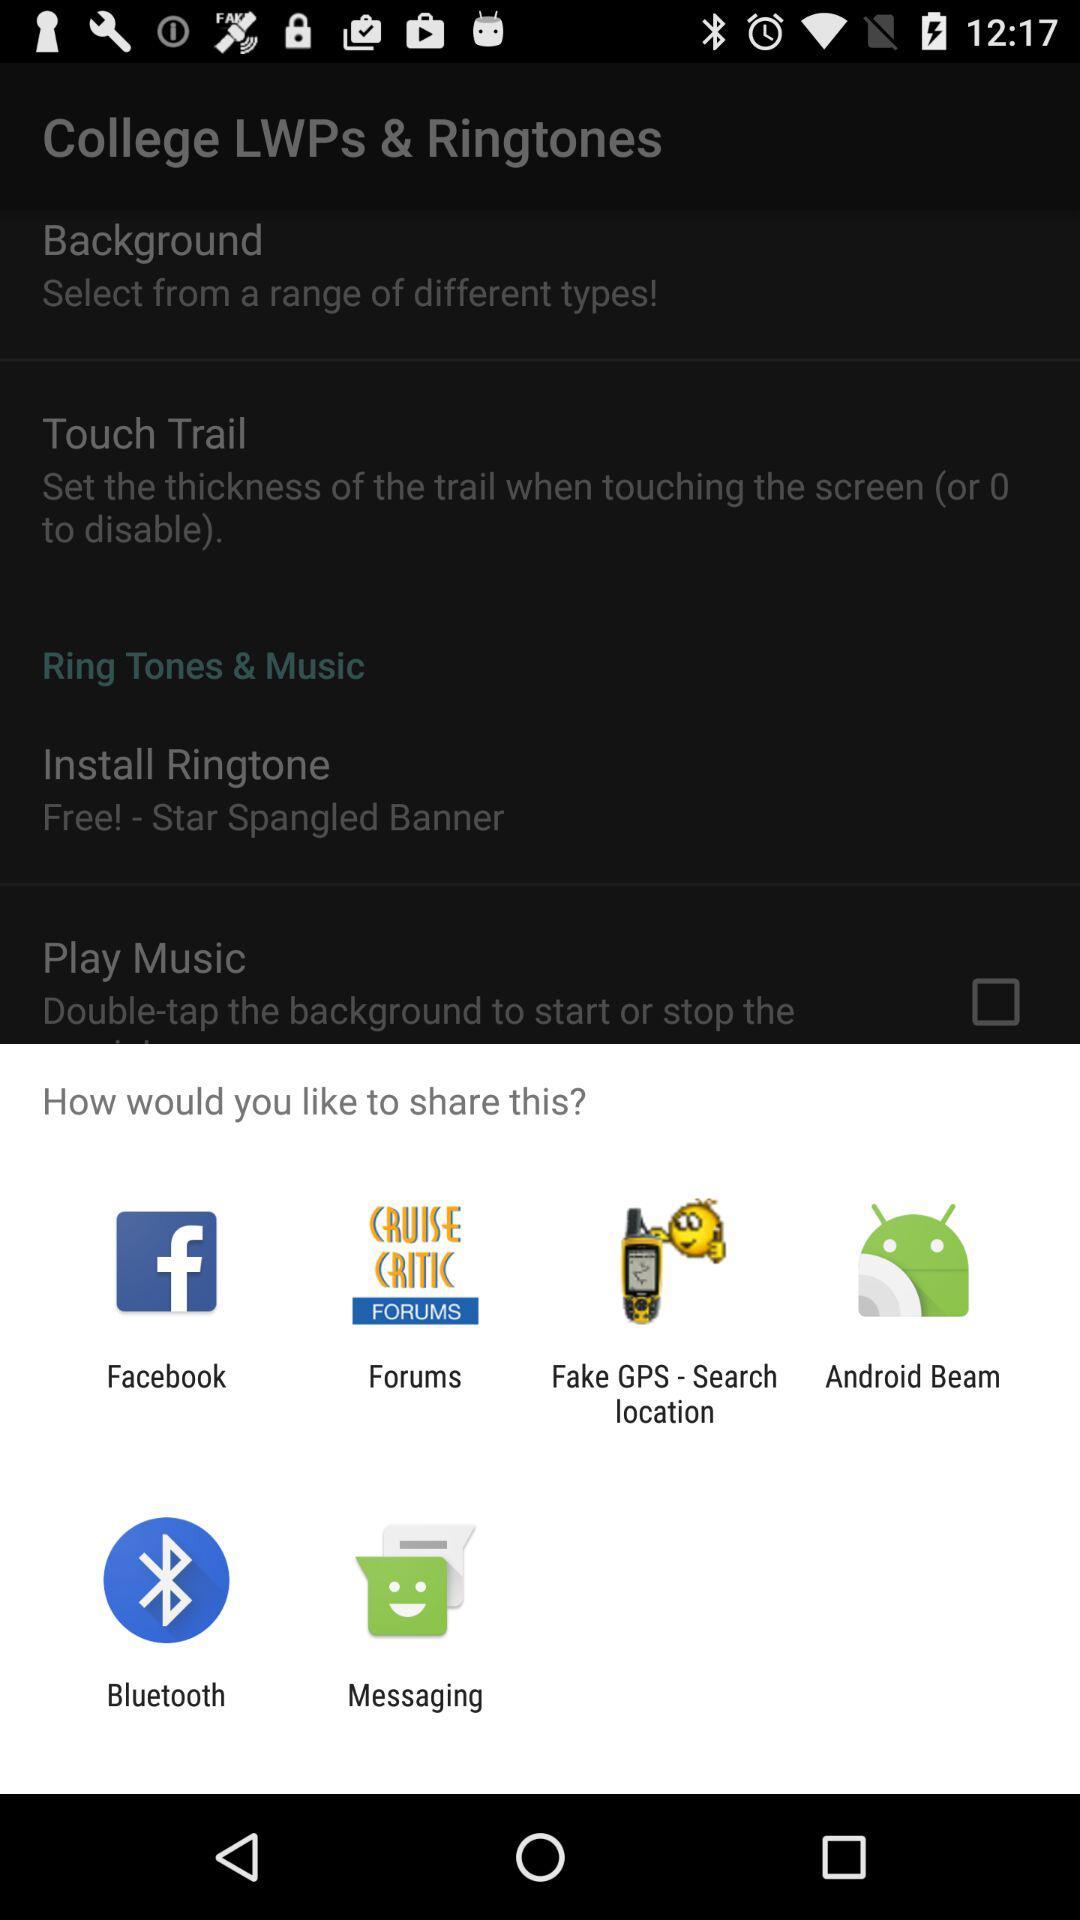 Image resolution: width=1080 pixels, height=1920 pixels. What do you see at coordinates (165, 1711) in the screenshot?
I see `bluetooth icon` at bounding box center [165, 1711].